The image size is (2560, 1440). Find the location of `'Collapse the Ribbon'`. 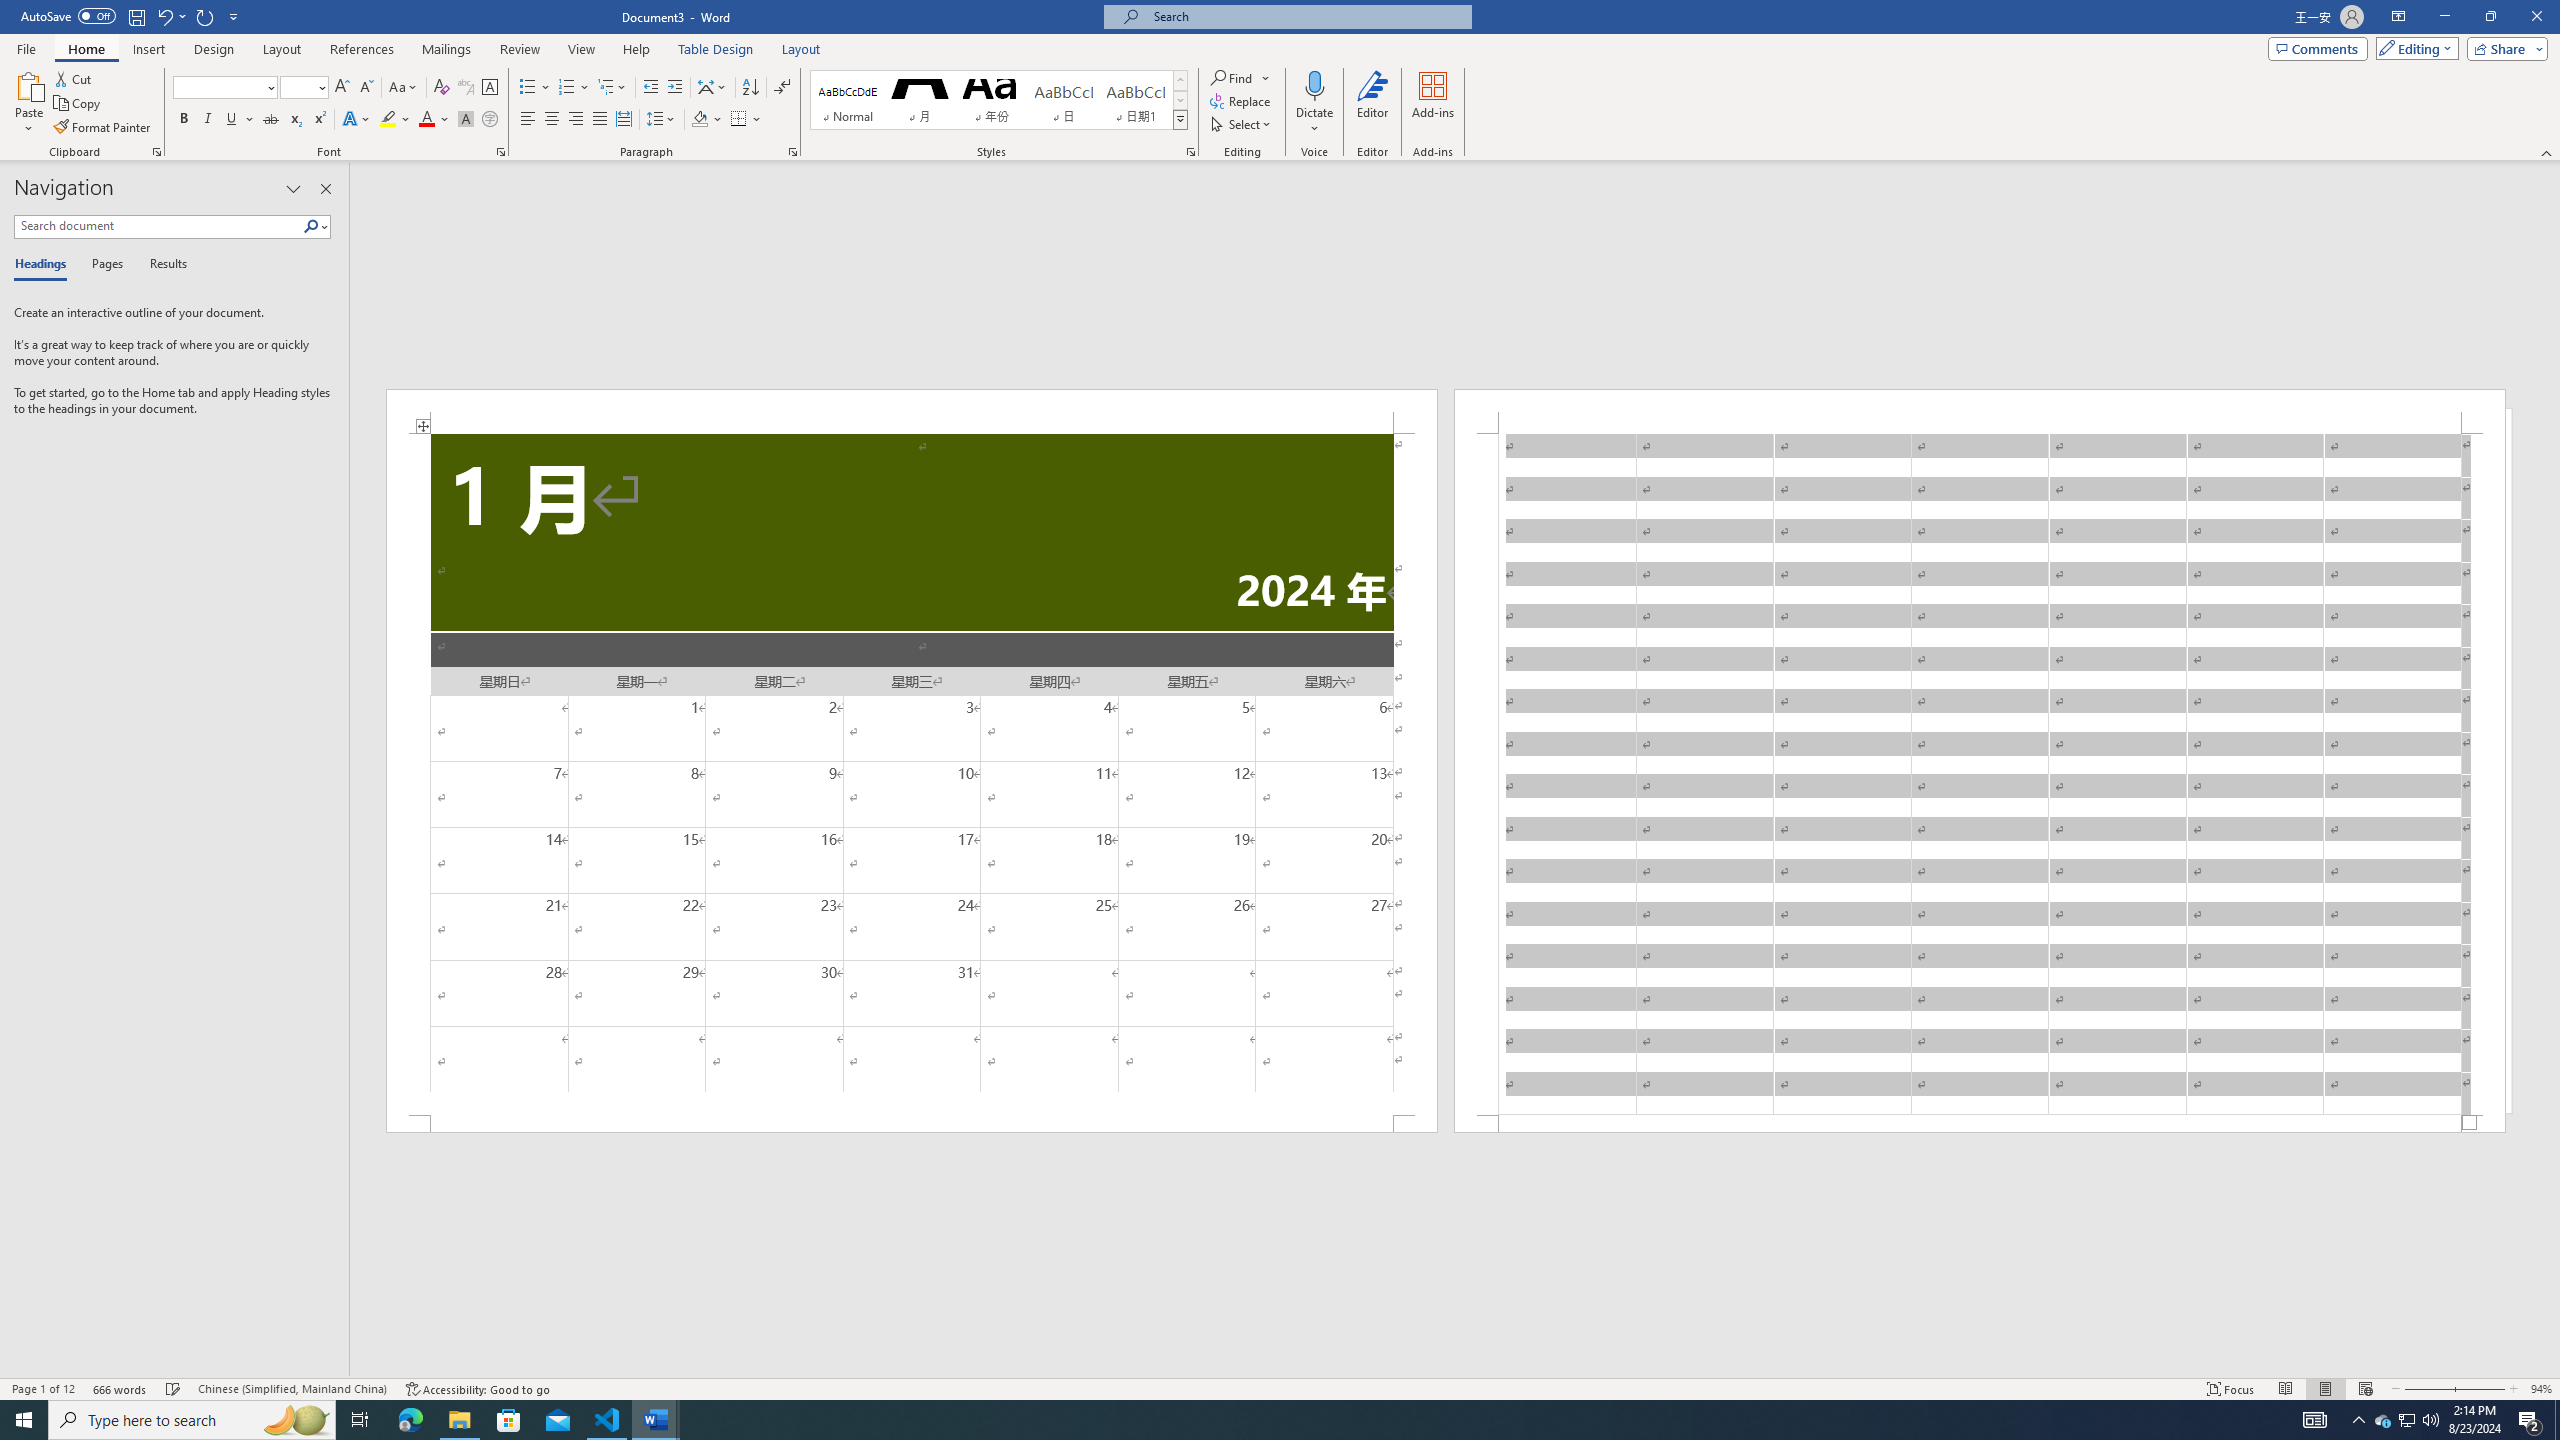

'Collapse the Ribbon' is located at coordinates (2547, 153).